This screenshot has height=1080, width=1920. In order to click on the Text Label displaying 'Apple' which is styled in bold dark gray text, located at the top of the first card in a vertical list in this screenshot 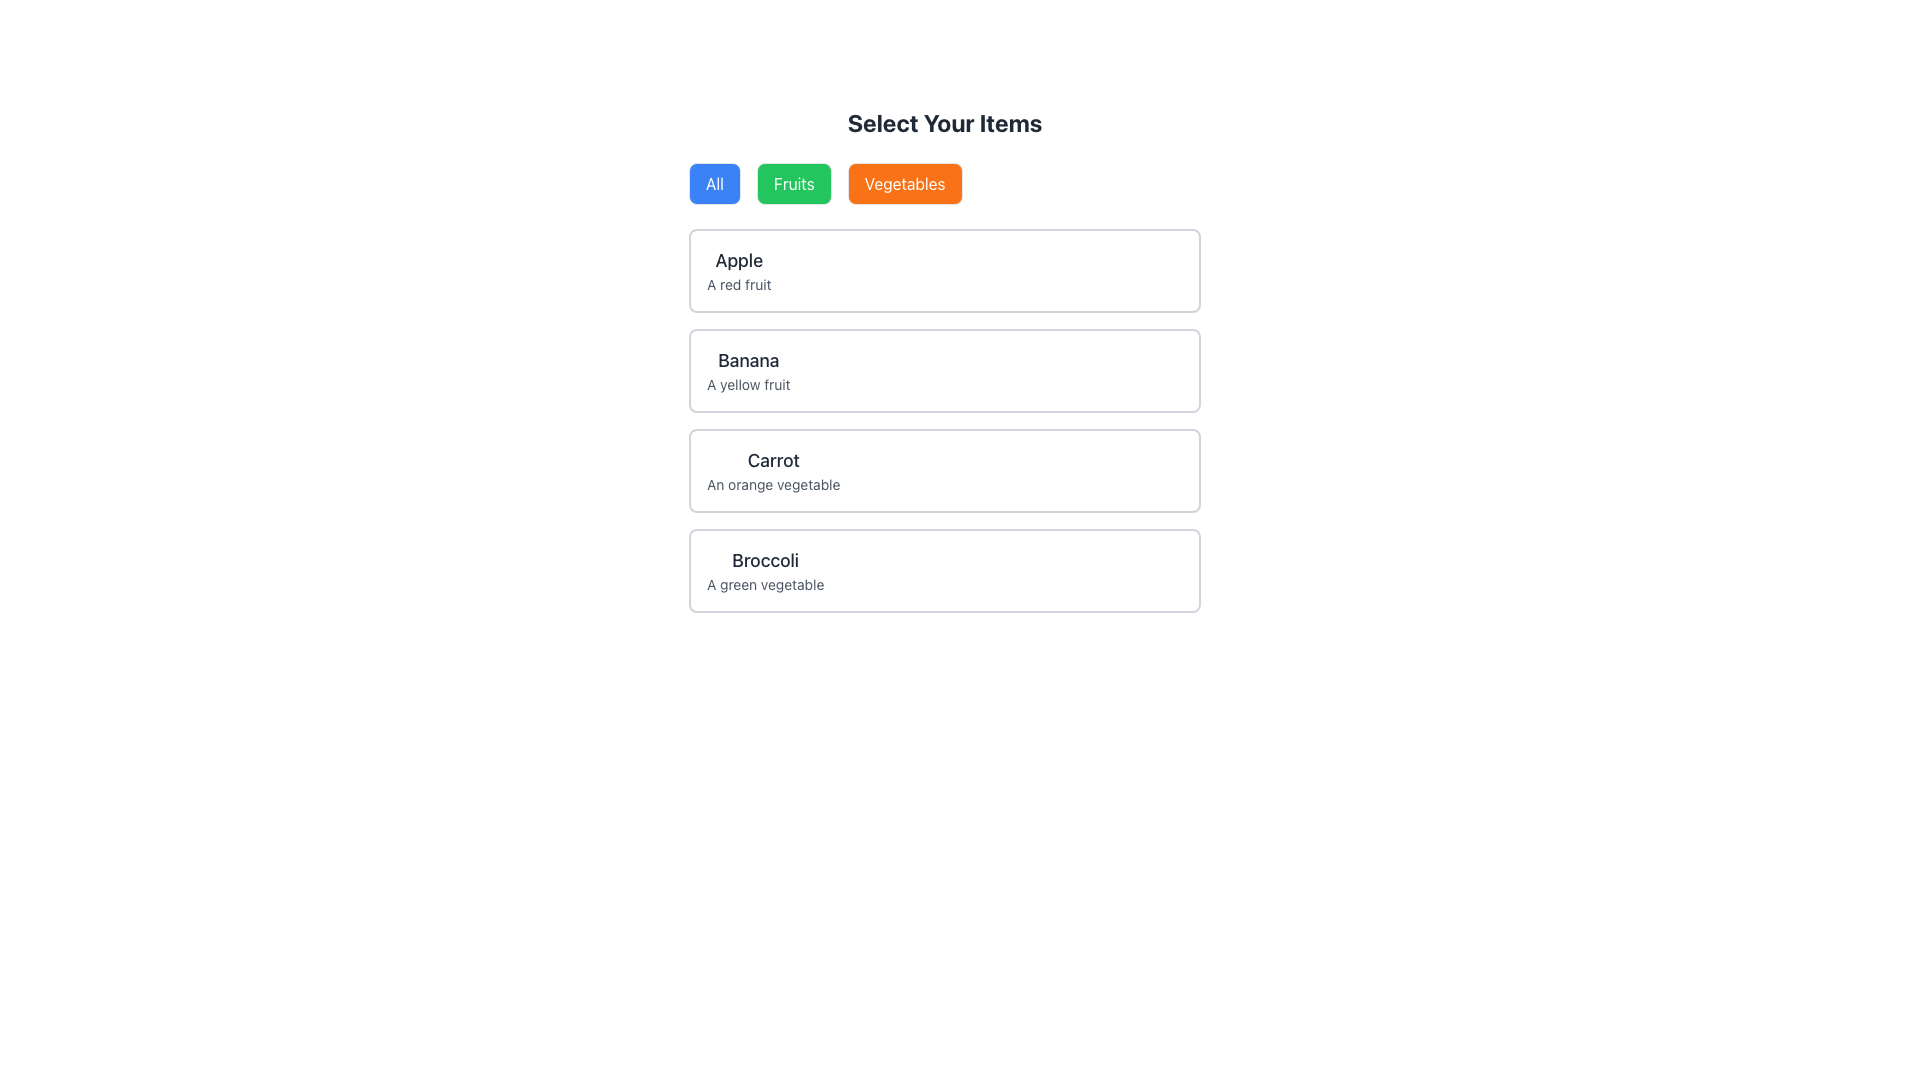, I will do `click(738, 260)`.